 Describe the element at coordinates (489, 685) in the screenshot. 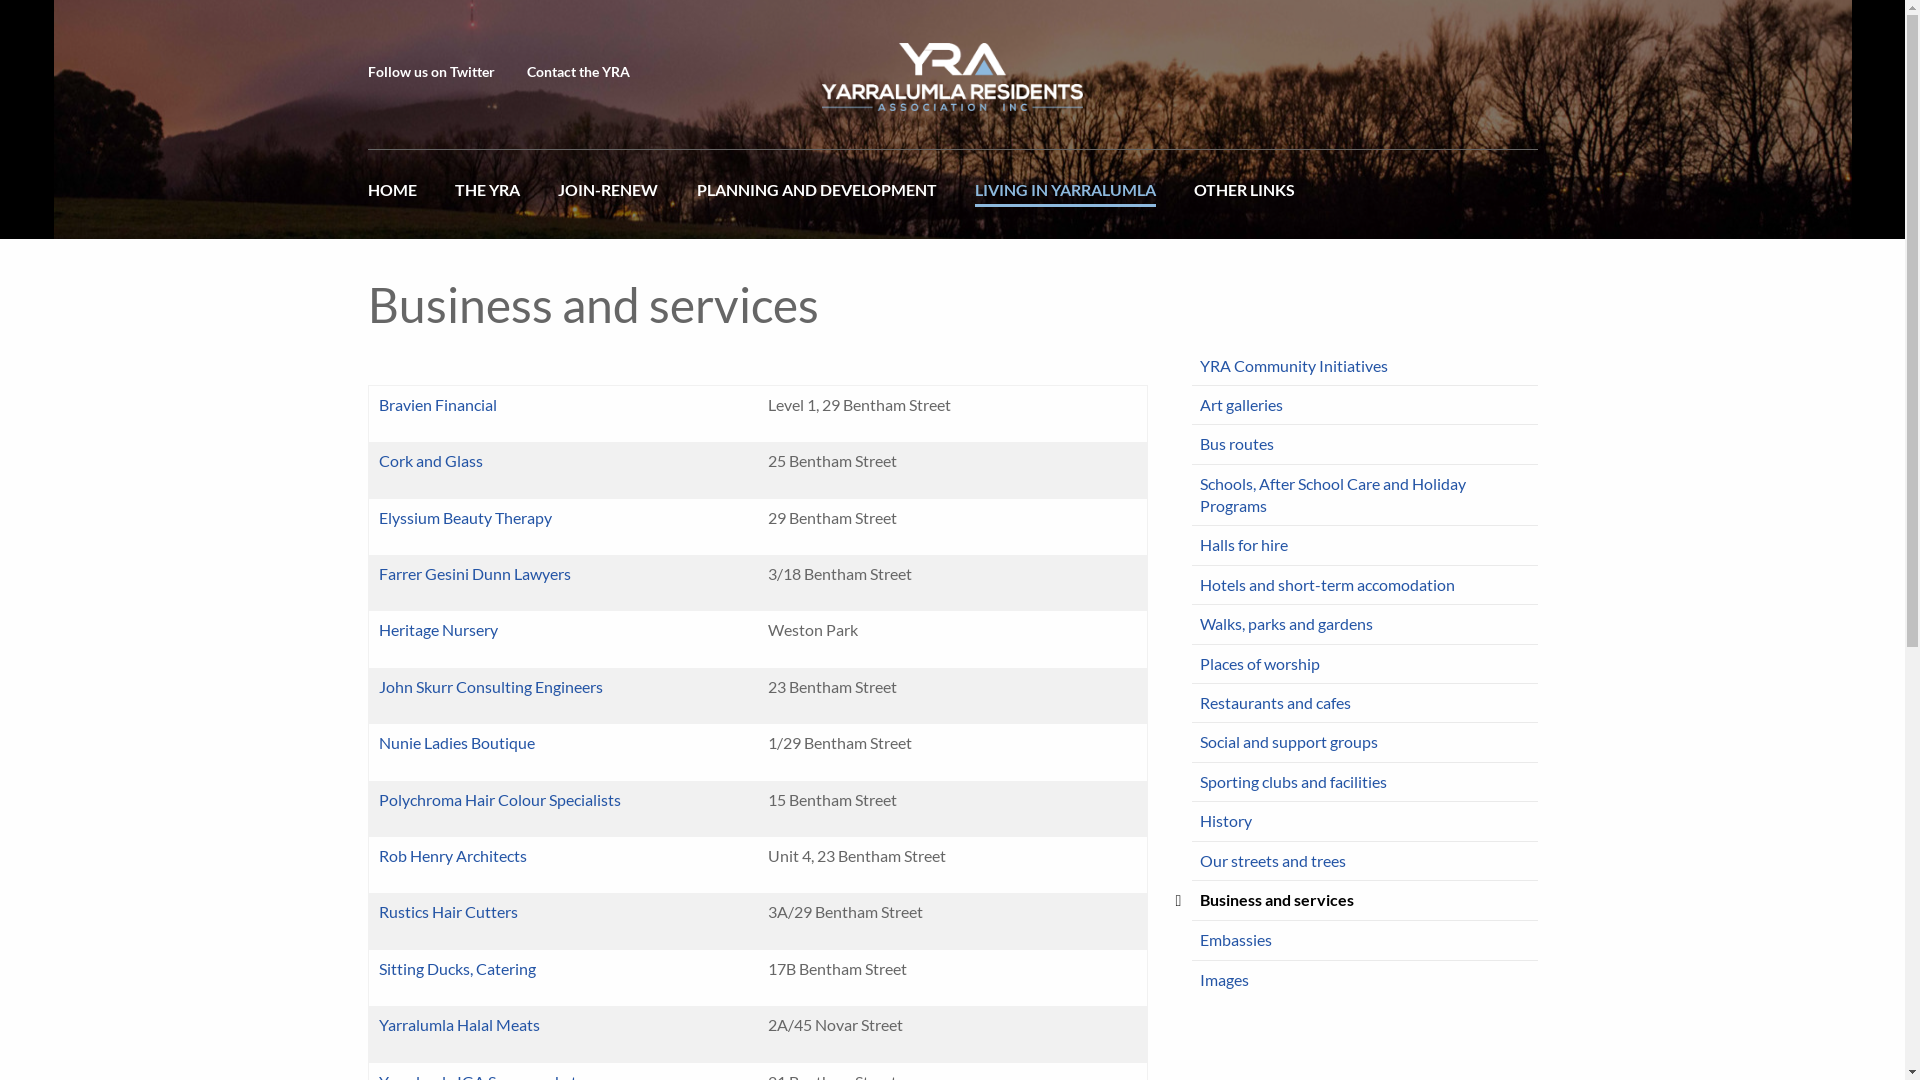

I see `'John Skurr Consulting Engineers'` at that location.